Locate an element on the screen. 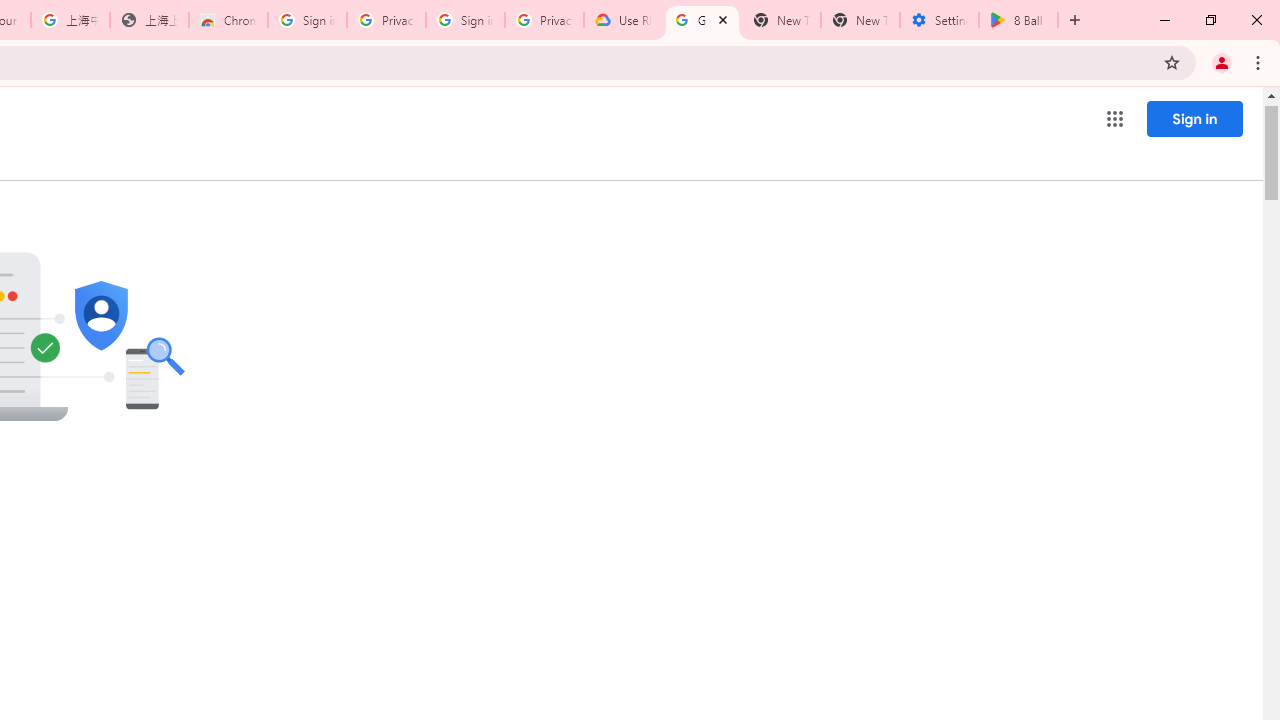 The image size is (1280, 720). 'New Tab' is located at coordinates (860, 20).